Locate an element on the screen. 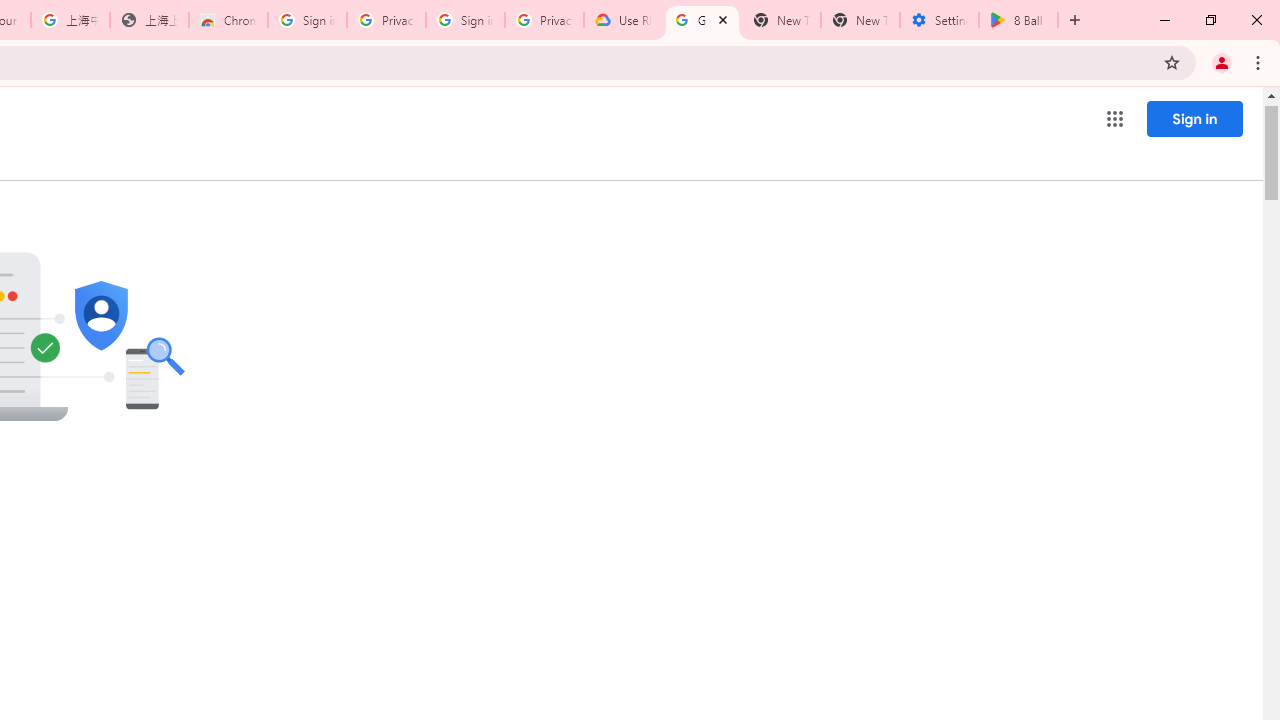 The image size is (1280, 720). 'New Tab' is located at coordinates (860, 20).